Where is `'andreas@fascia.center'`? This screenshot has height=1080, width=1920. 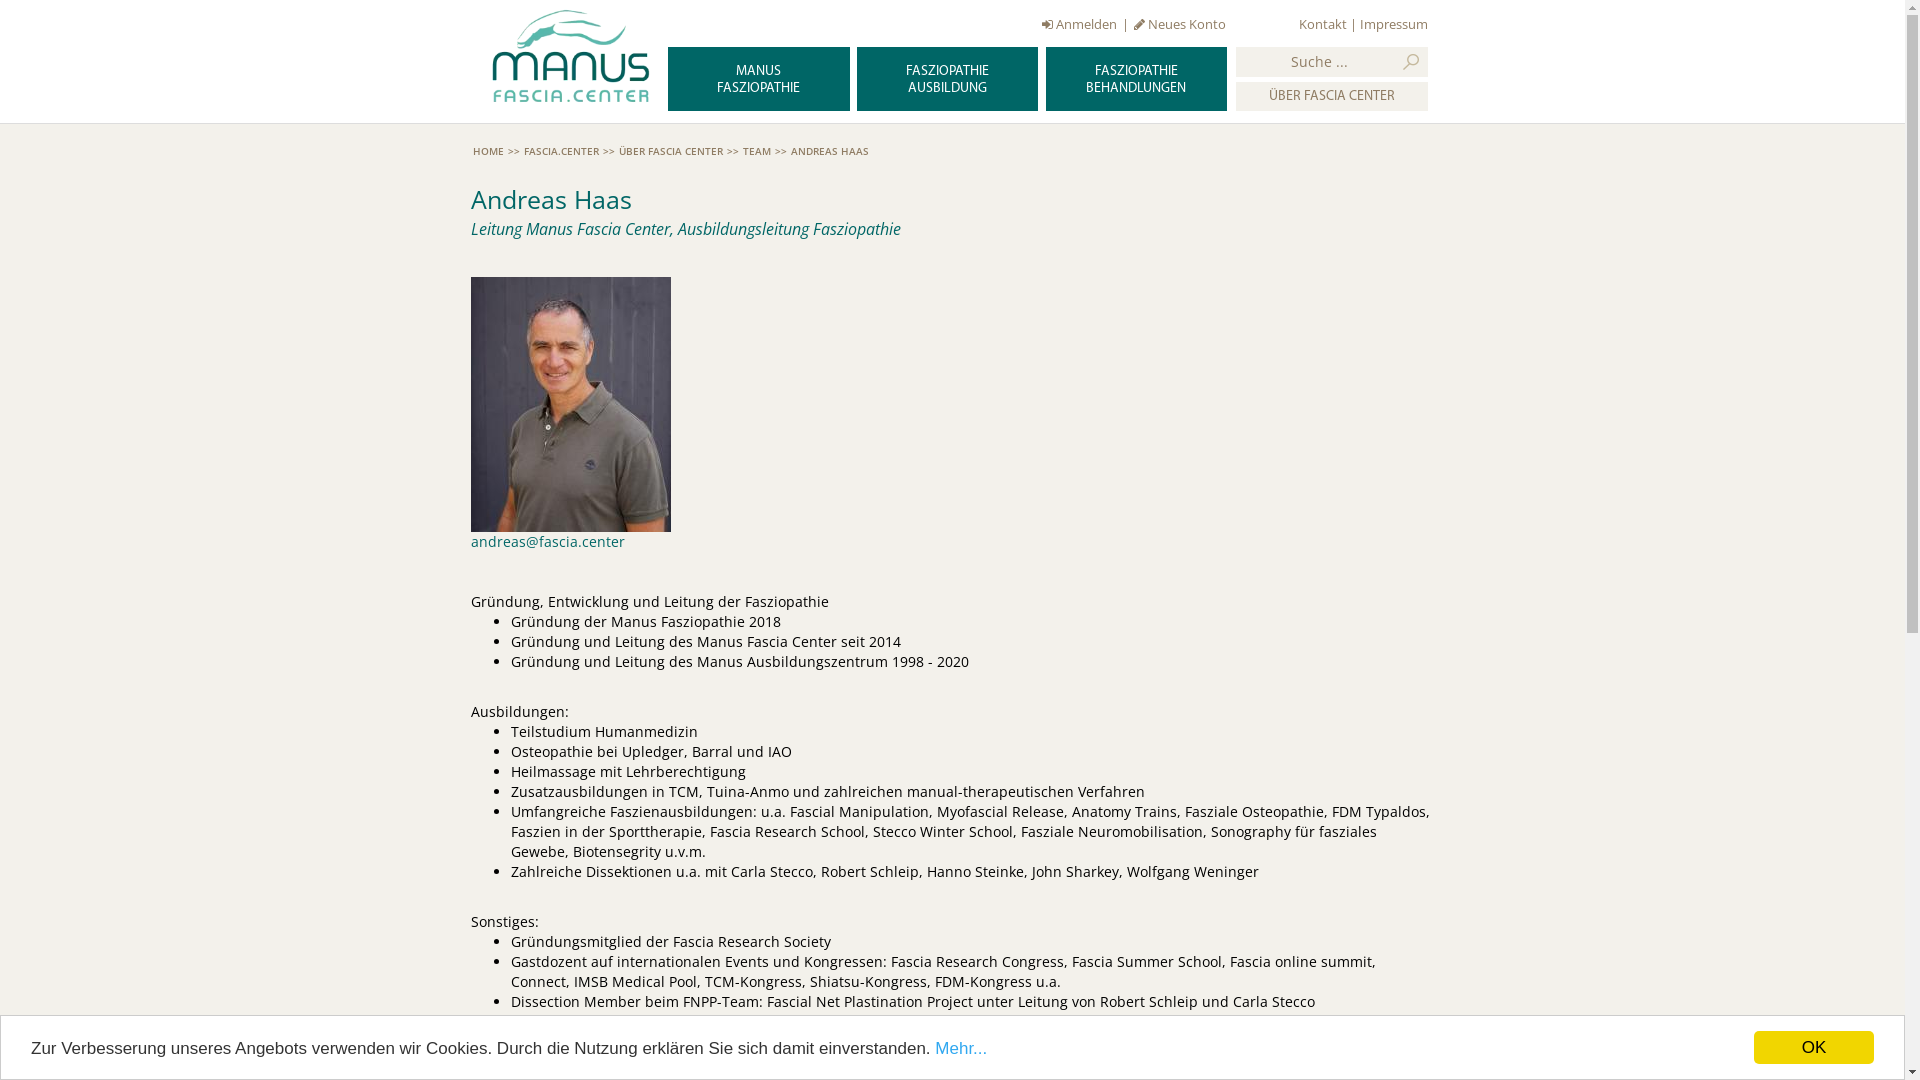 'andreas@fascia.center' is located at coordinates (547, 541).